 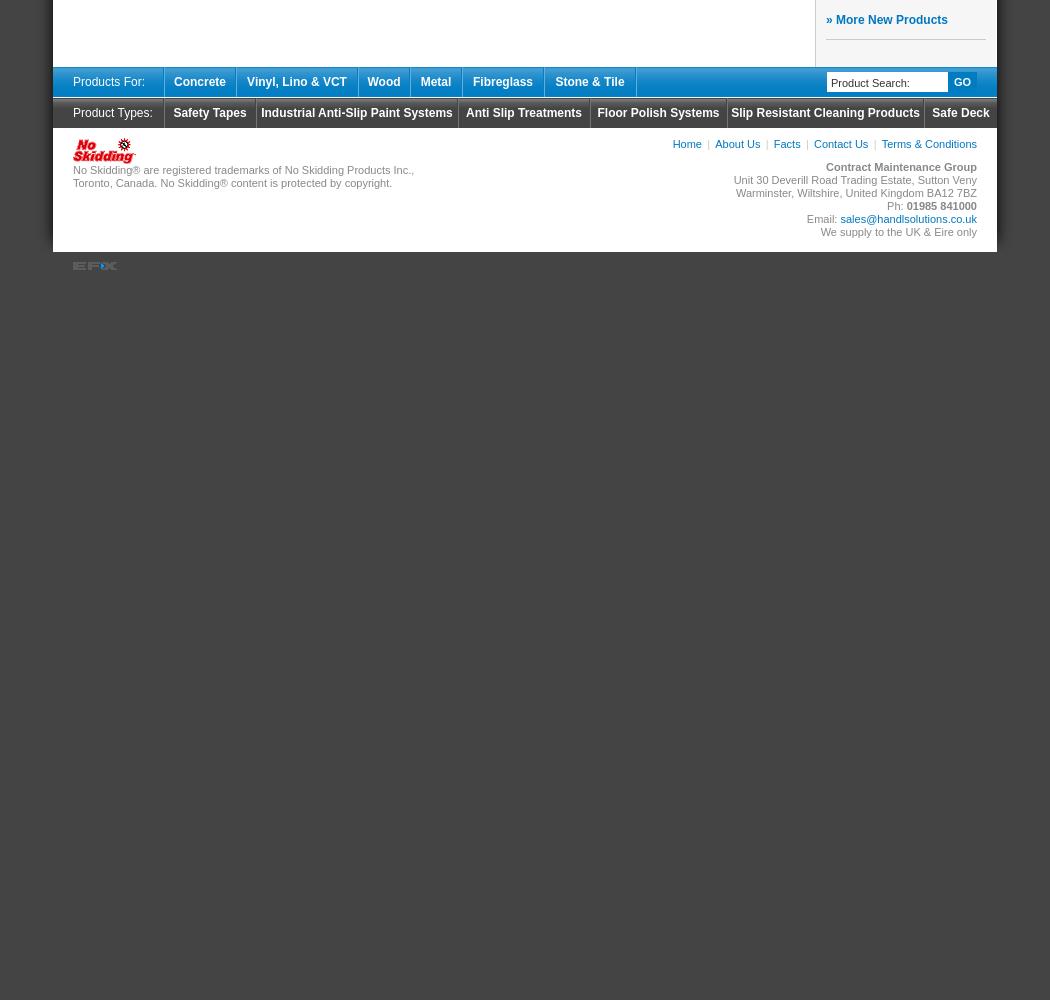 What do you see at coordinates (243, 170) in the screenshot?
I see `'No Skidding® are registered trademarks of No Skidding Products Inc.,'` at bounding box center [243, 170].